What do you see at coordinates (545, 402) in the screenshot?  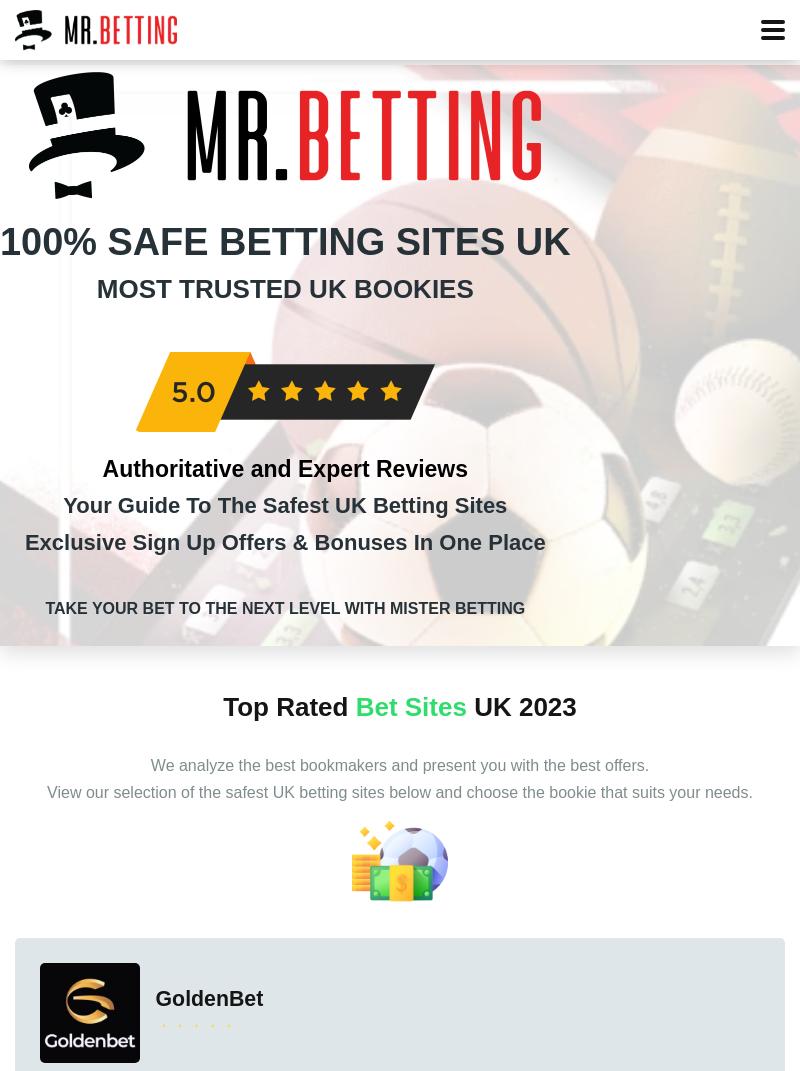 I see `'About Us'` at bounding box center [545, 402].